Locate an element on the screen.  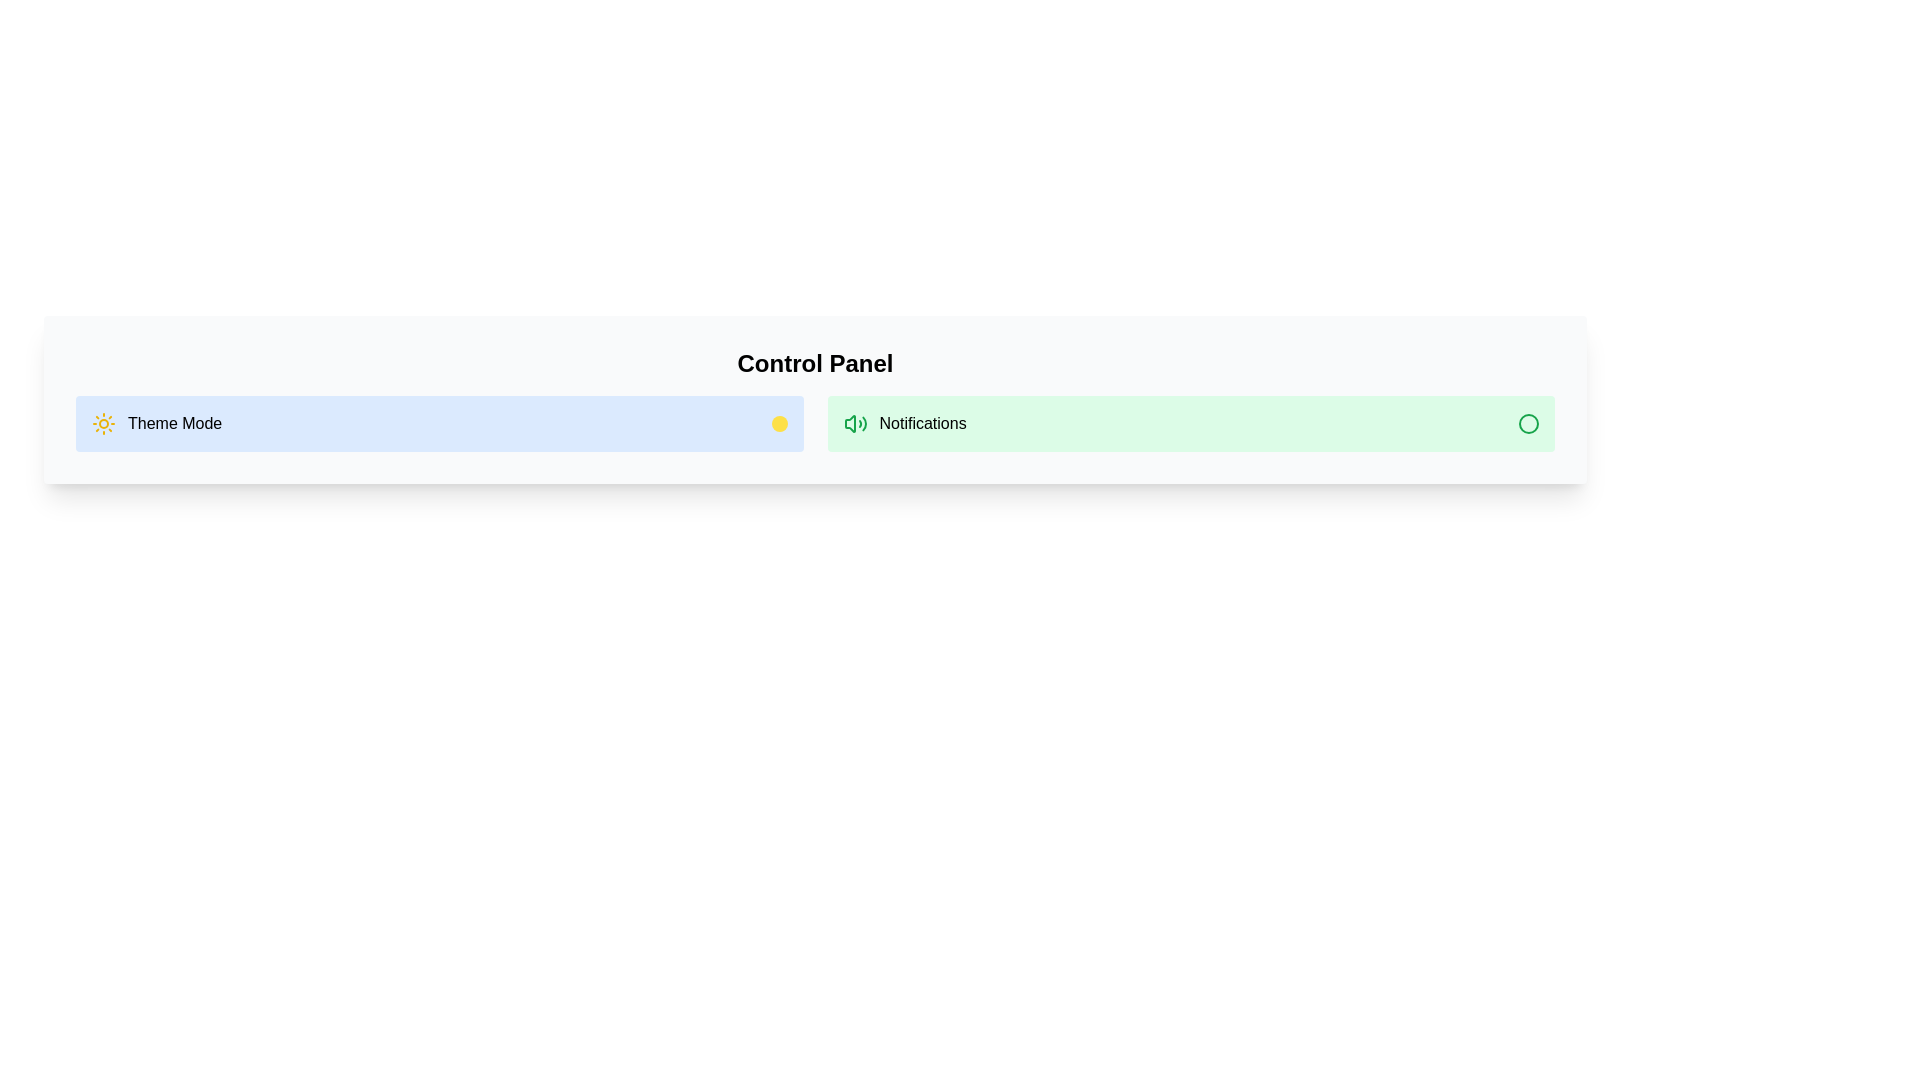
the circular yellow button located in the 'Theme Mode' section is located at coordinates (778, 423).